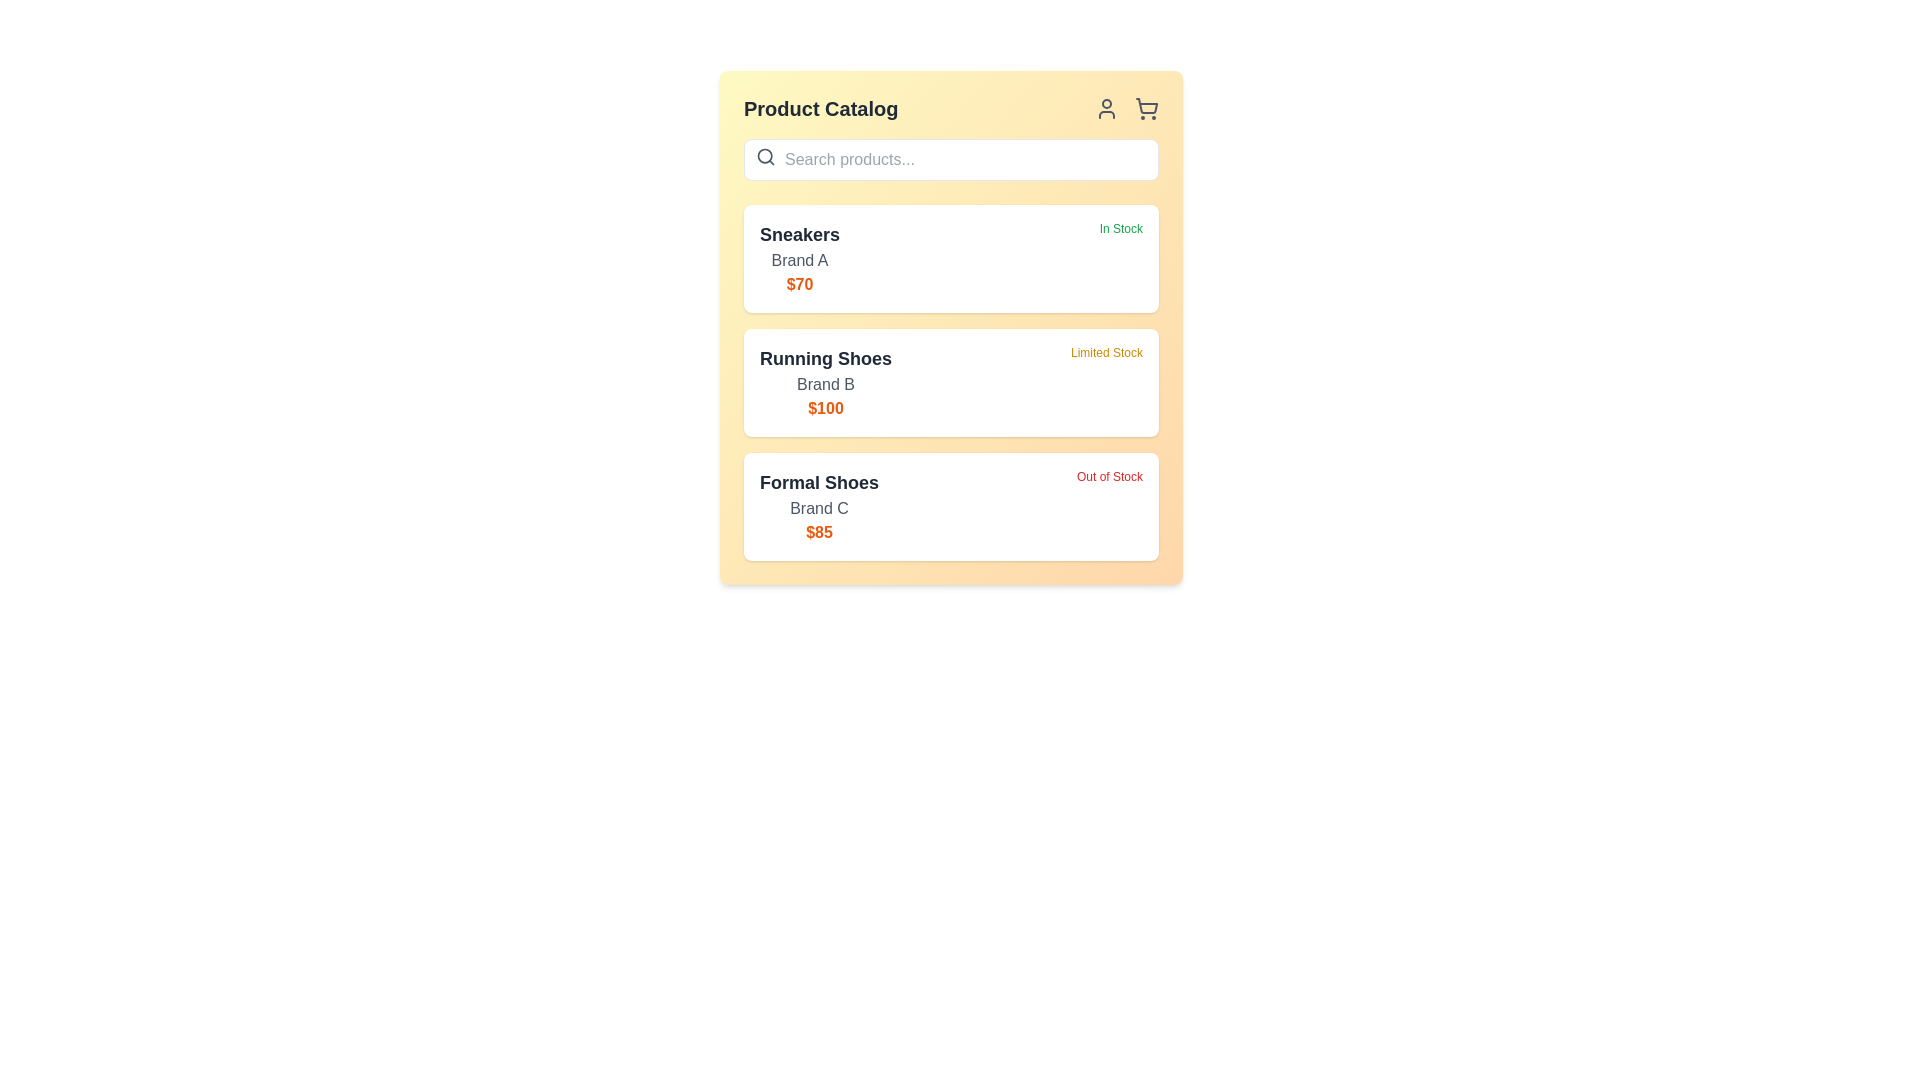 The height and width of the screenshot is (1080, 1920). I want to click on the content displayed in the product details card for 'Running Shoes' by Brand B, which is located in the product listing section as the second entry, so click(825, 382).